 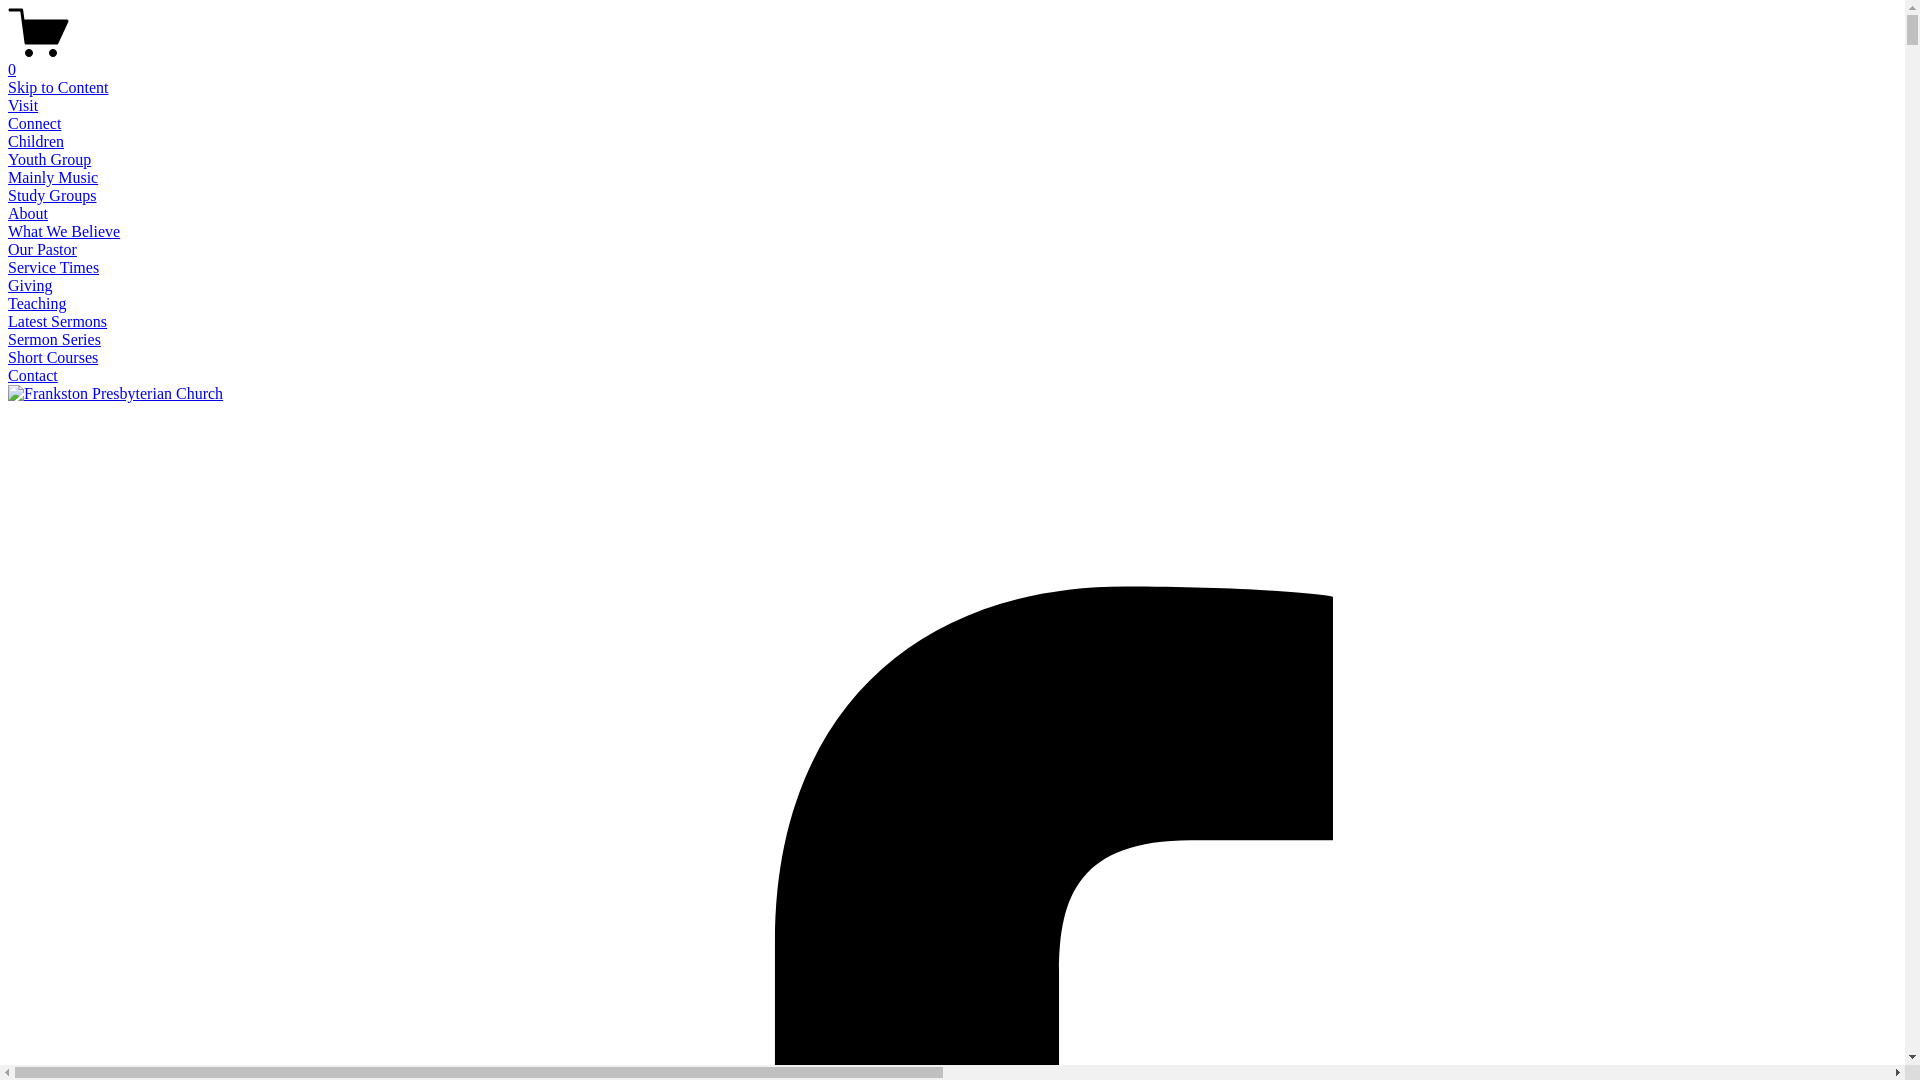 I want to click on 'Our Pastor', so click(x=42, y=248).